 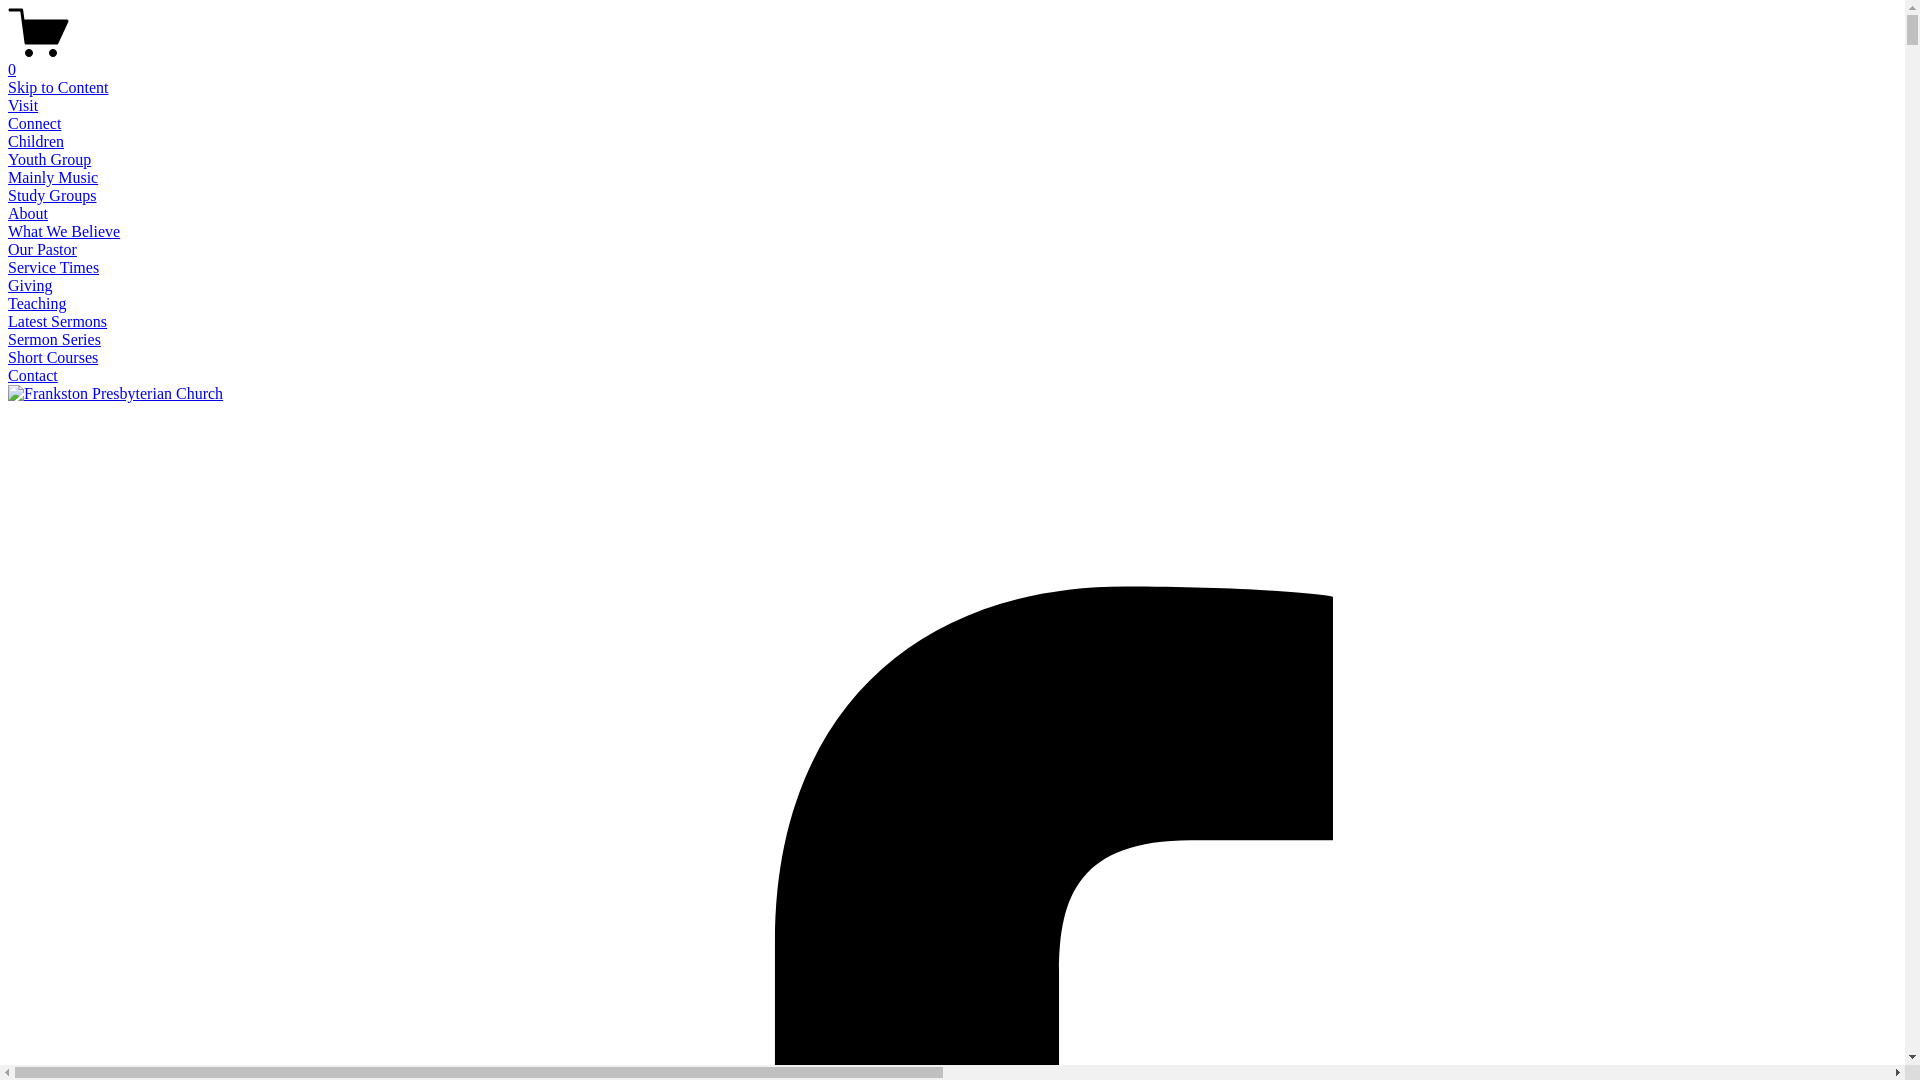 I want to click on 'Our Pastor', so click(x=42, y=248).